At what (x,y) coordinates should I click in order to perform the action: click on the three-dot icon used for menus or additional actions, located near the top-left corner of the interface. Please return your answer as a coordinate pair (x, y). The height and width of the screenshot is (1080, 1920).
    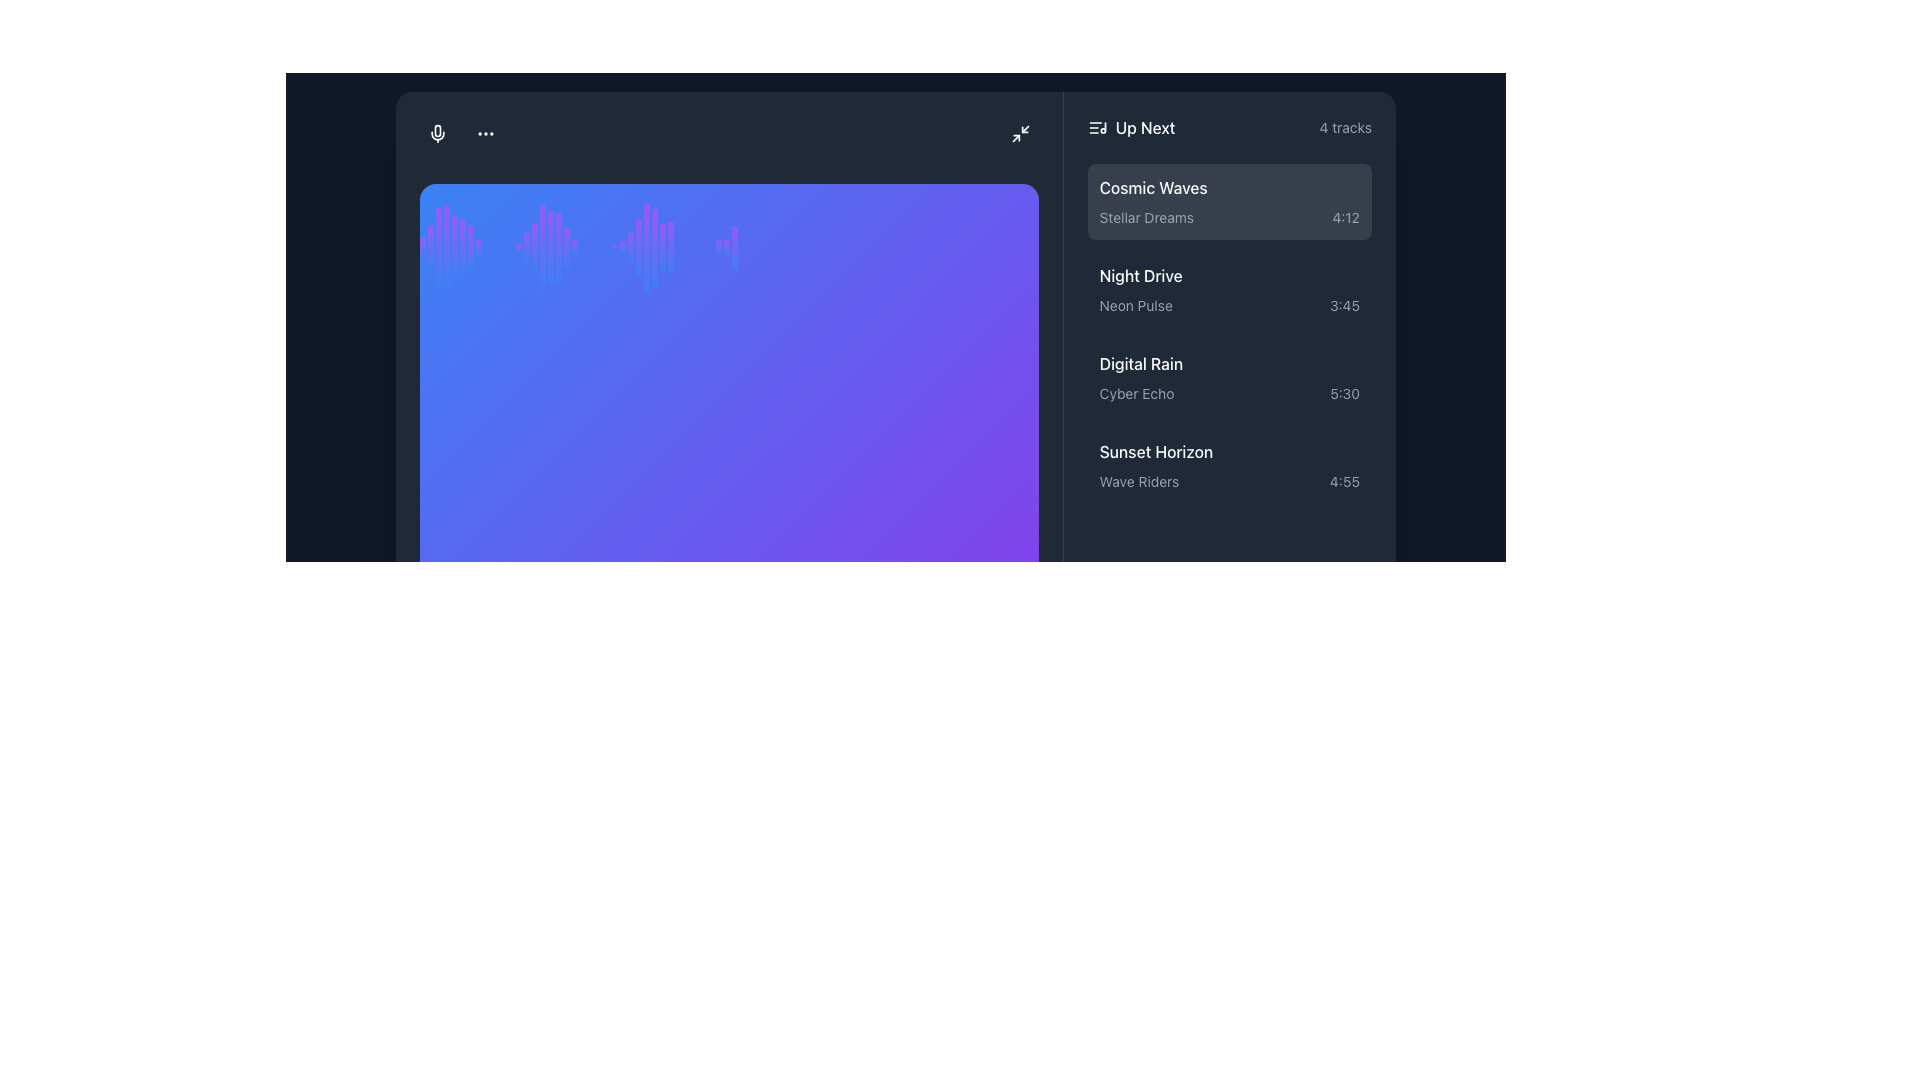
    Looking at the image, I should click on (485, 132).